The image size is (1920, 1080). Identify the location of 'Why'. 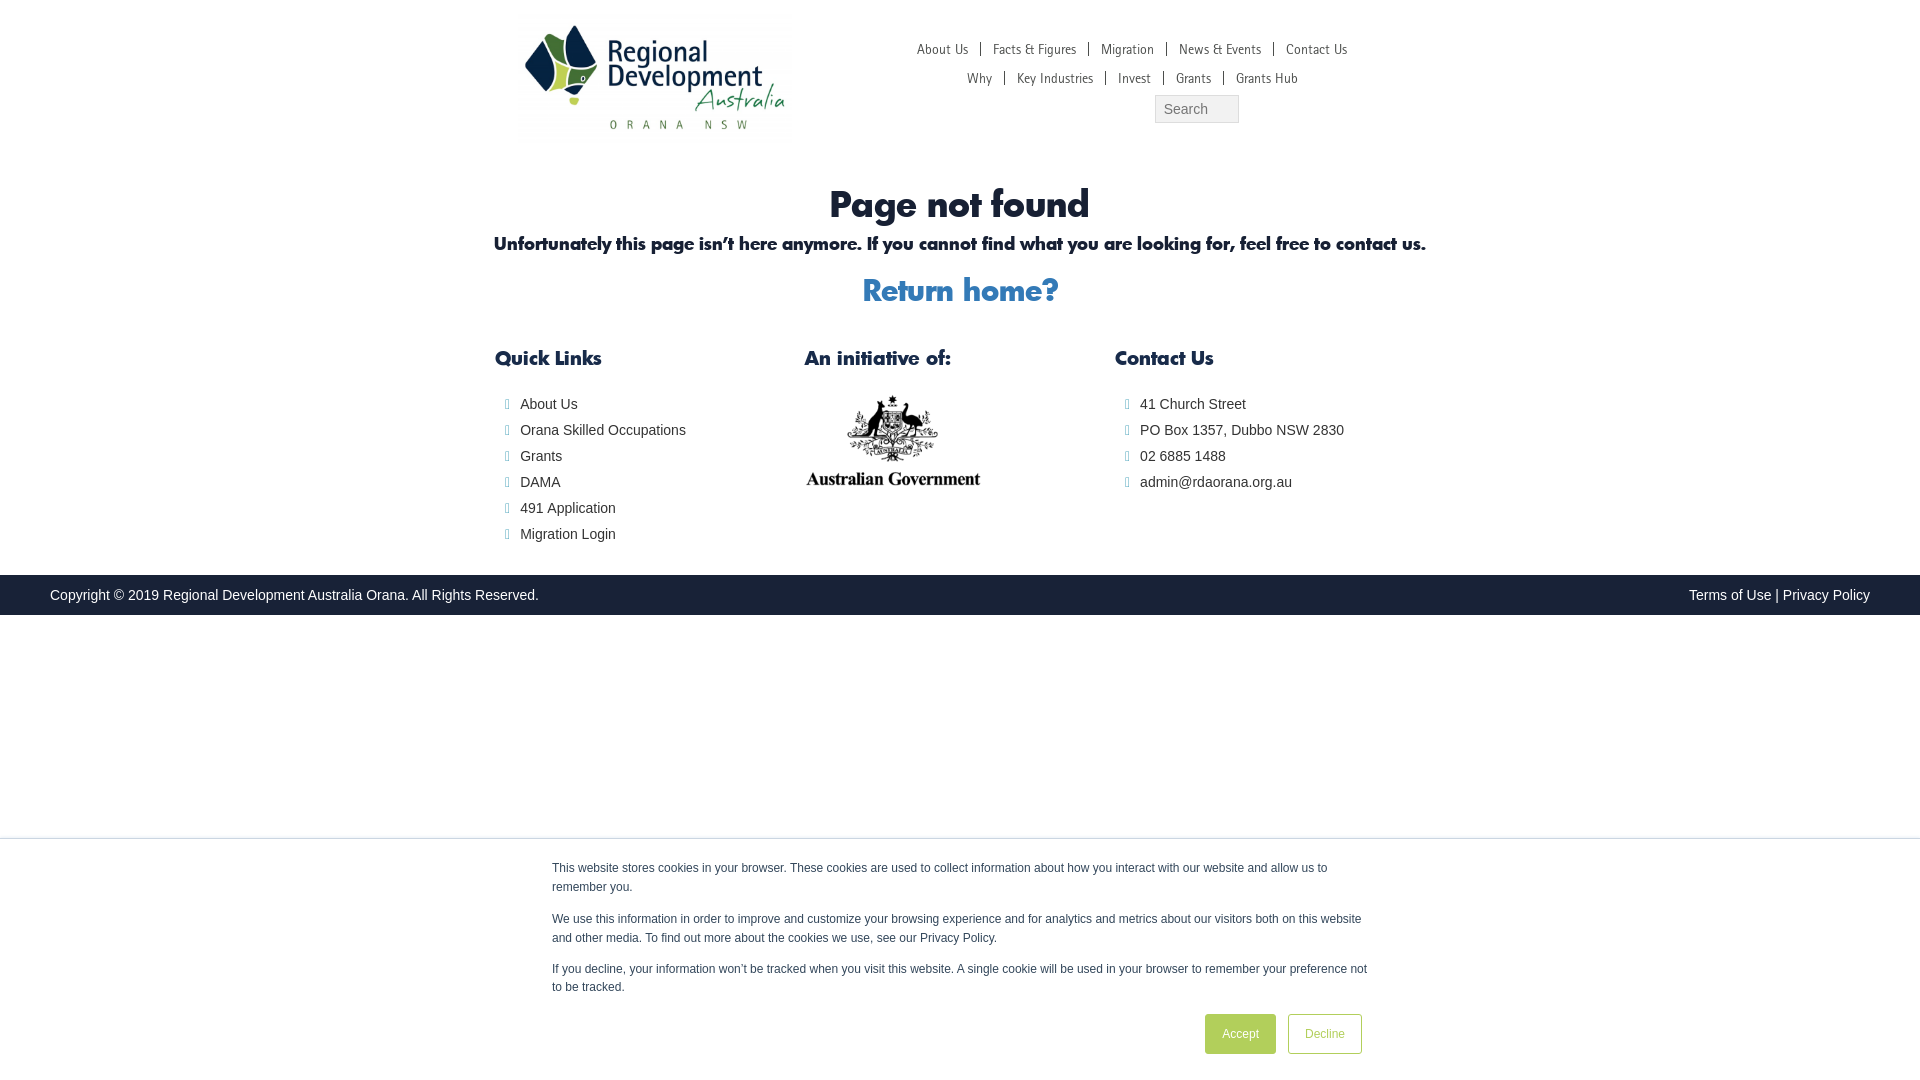
(979, 76).